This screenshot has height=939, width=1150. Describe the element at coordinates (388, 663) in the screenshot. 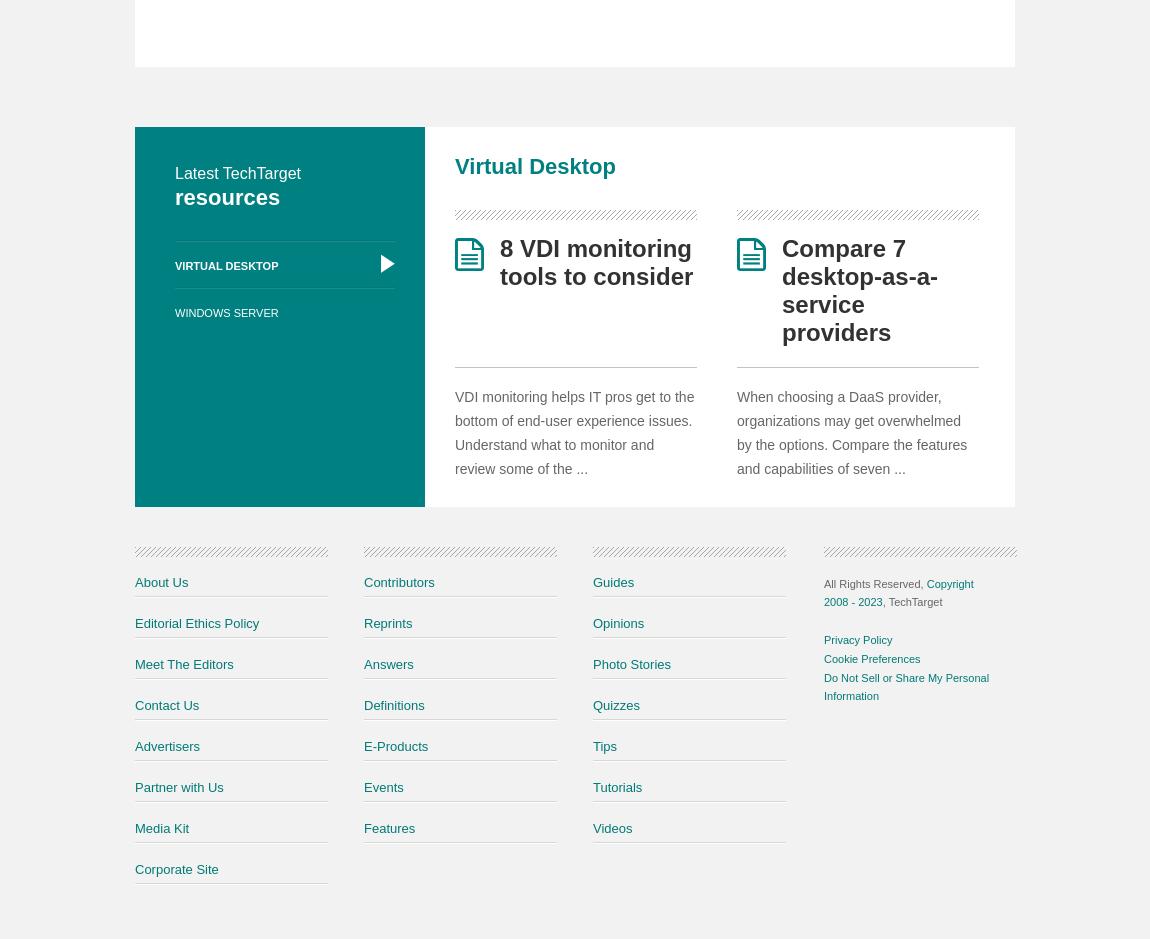

I see `'Answers'` at that location.